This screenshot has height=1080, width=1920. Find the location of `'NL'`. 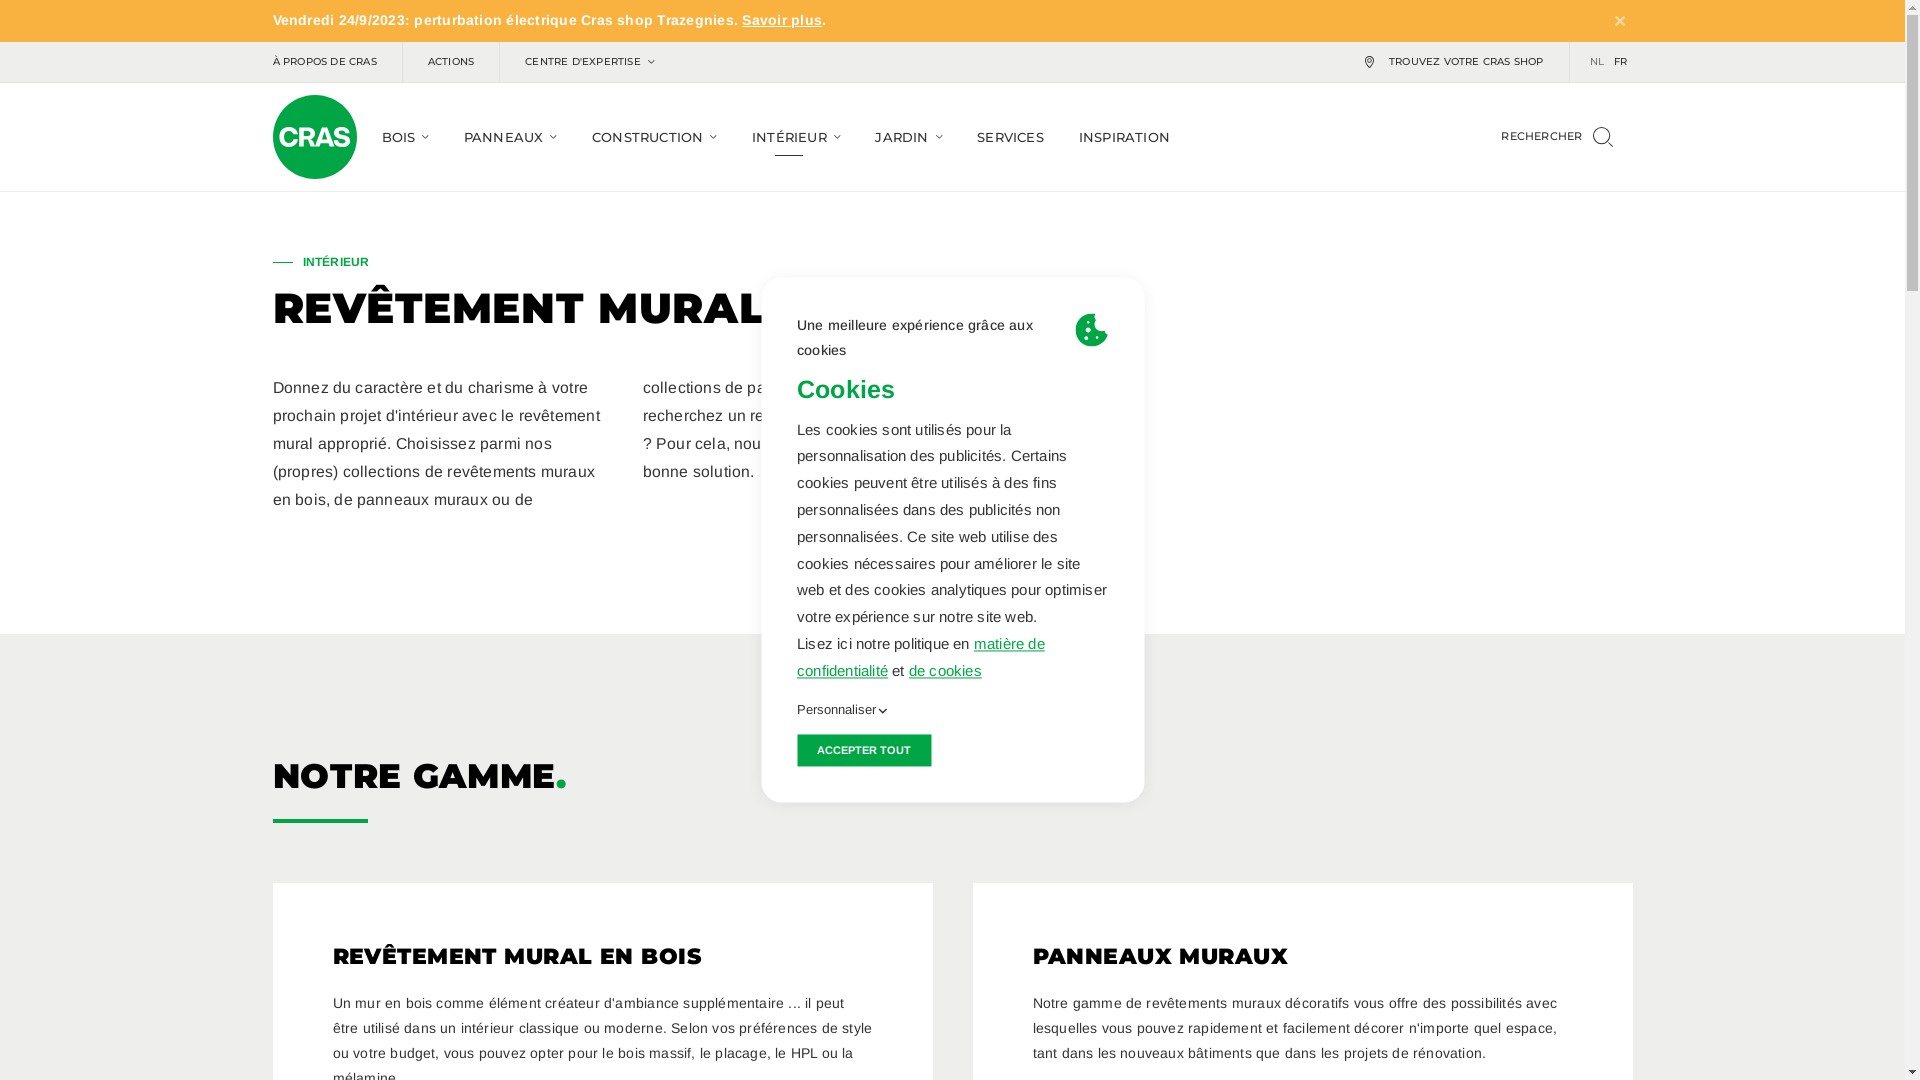

'NL' is located at coordinates (1596, 60).